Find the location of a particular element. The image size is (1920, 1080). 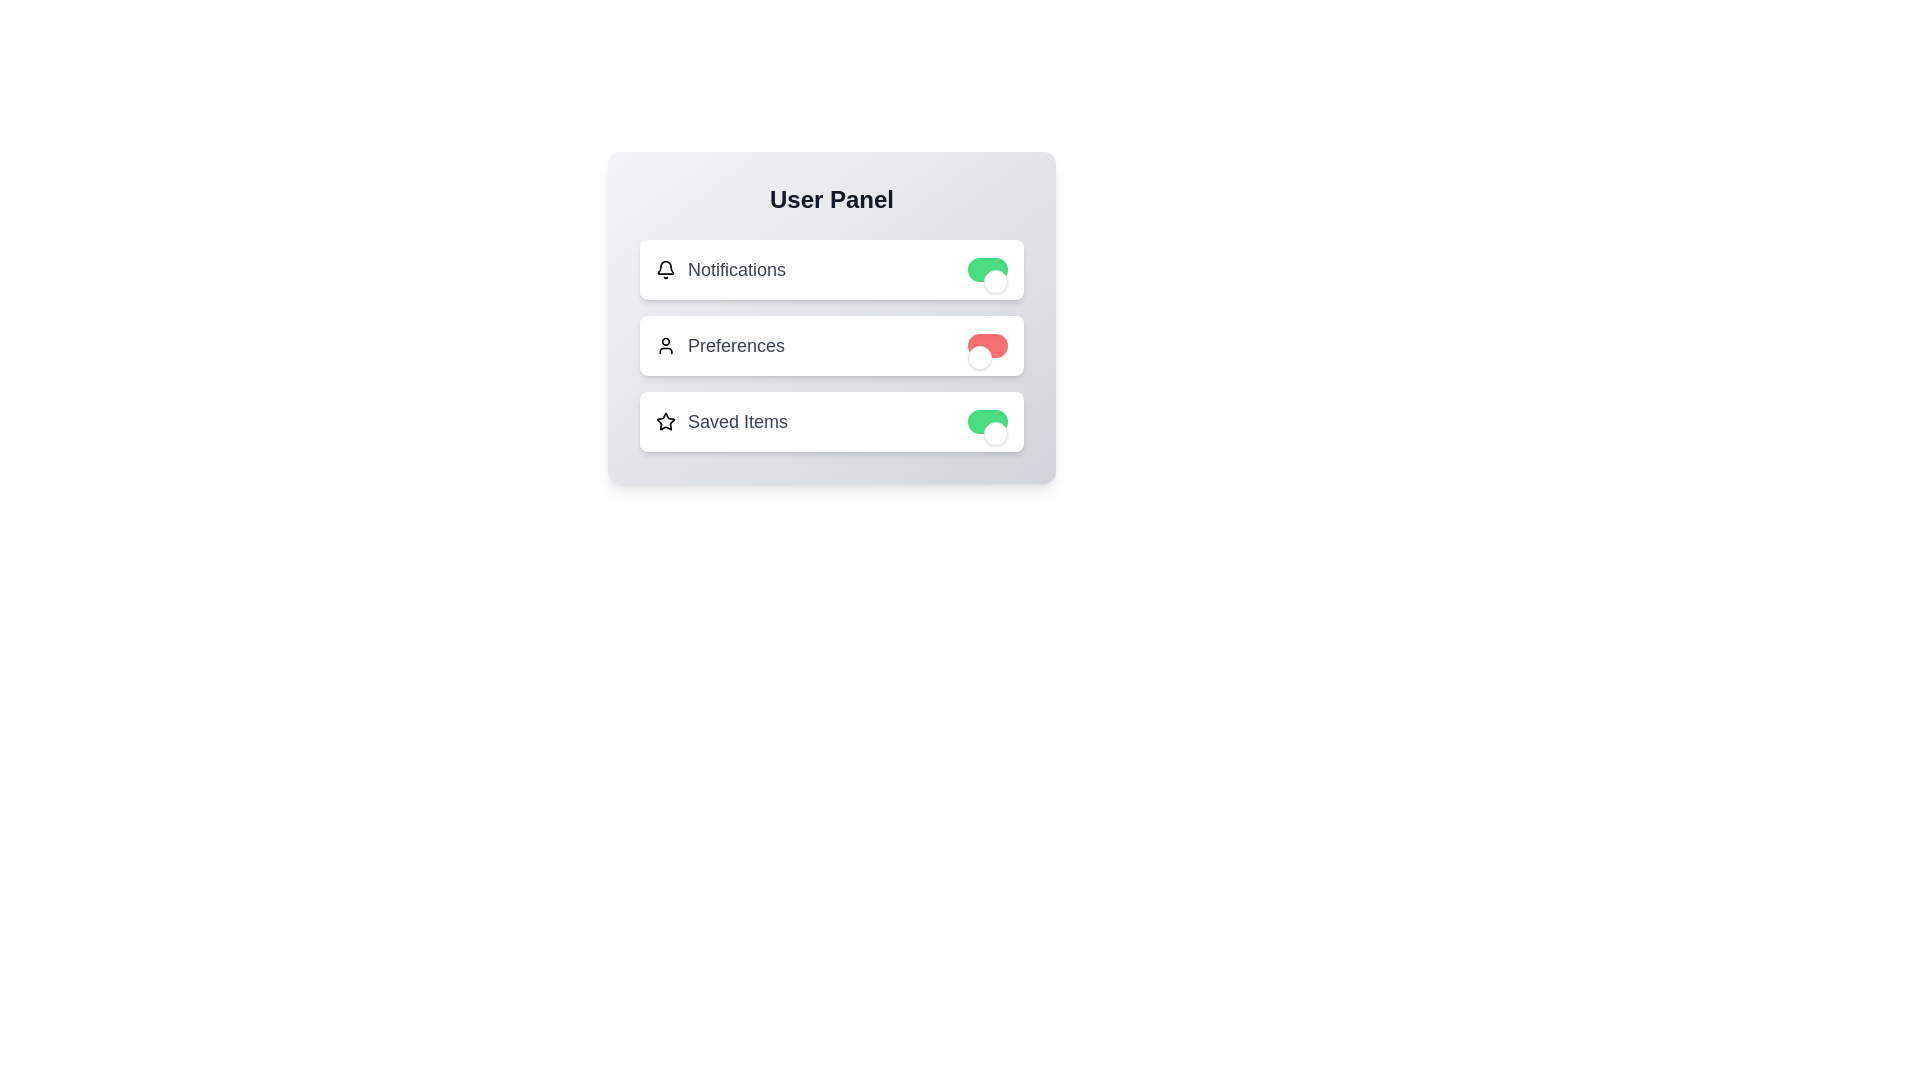

the toggle switch for 'Saved Items' to change its active state is located at coordinates (988, 420).